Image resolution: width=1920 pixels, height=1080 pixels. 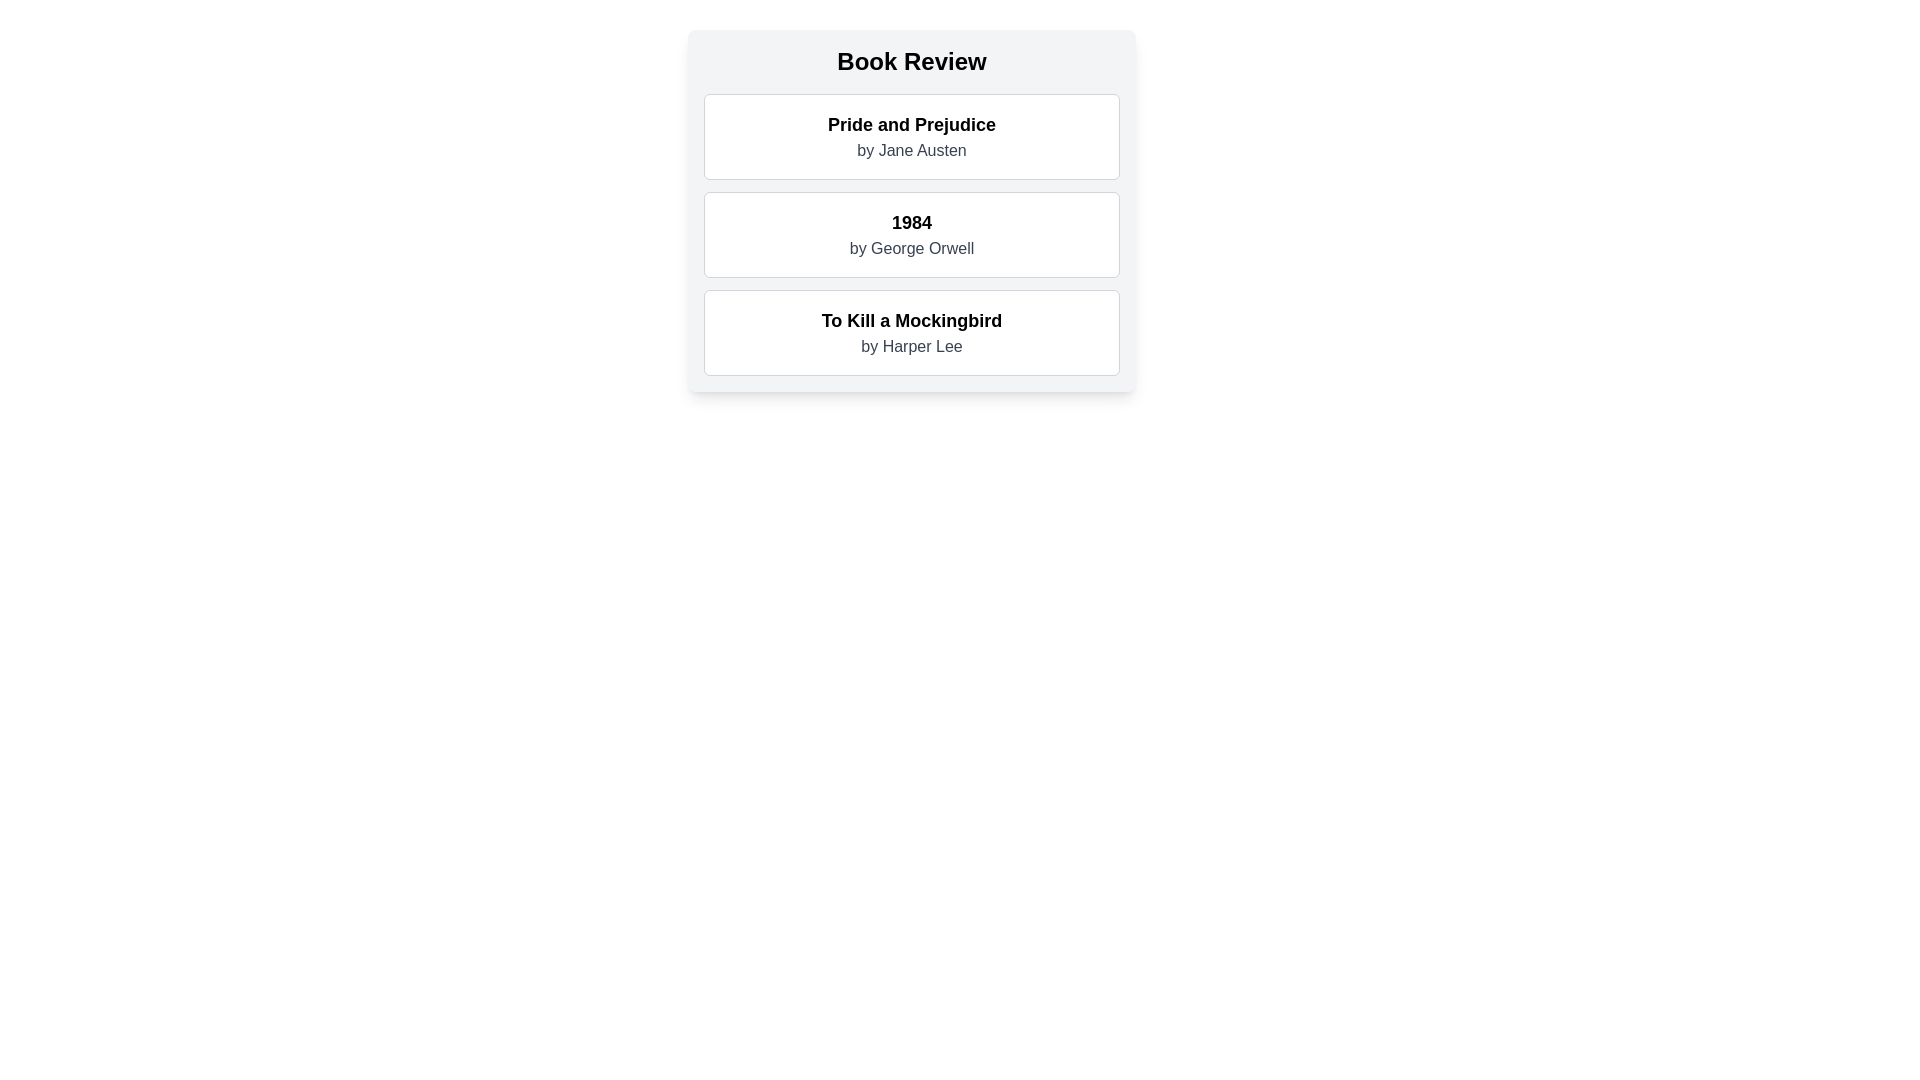 I want to click on the text label reading 'by Jane Austen.' which is styled in light gray color and positioned directly beneath the title 'Pride and Prejudice.', so click(x=911, y=149).